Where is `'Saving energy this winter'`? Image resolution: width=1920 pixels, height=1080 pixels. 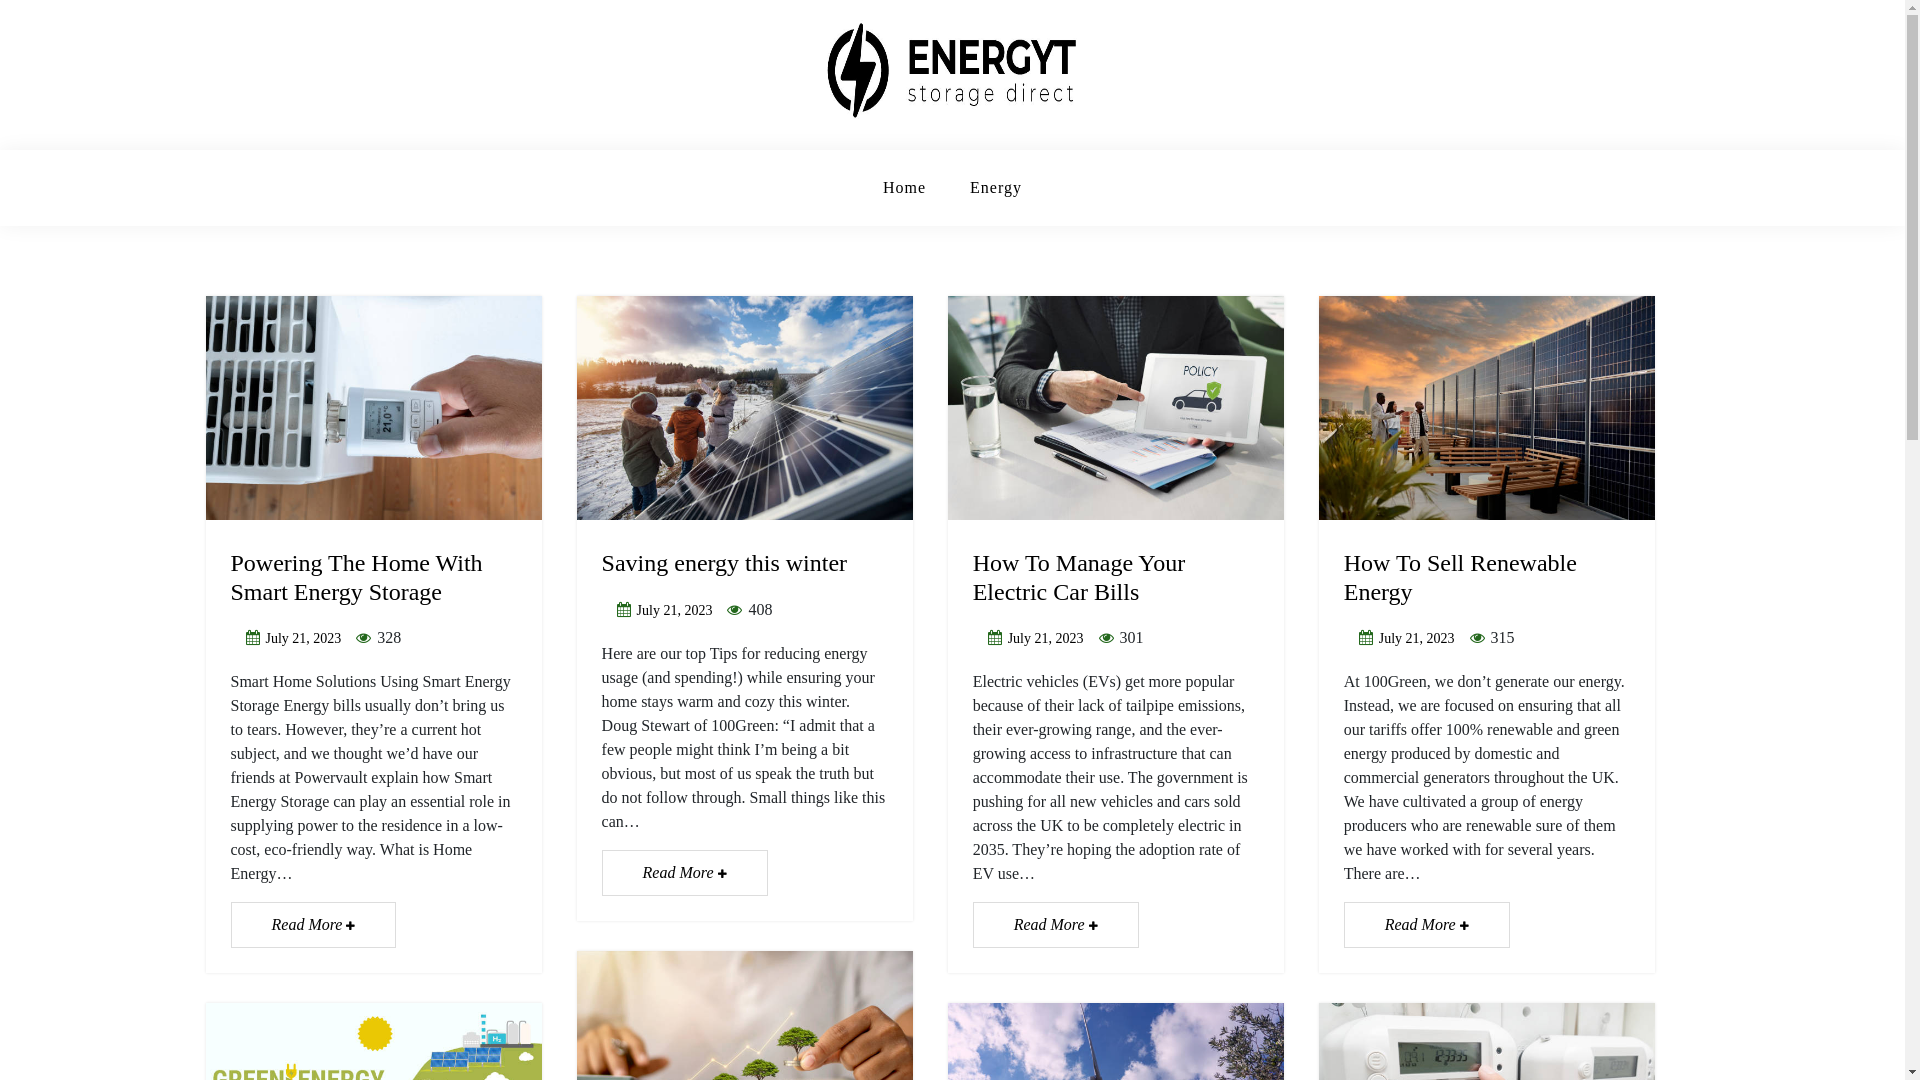 'Saving energy this winter' is located at coordinates (600, 563).